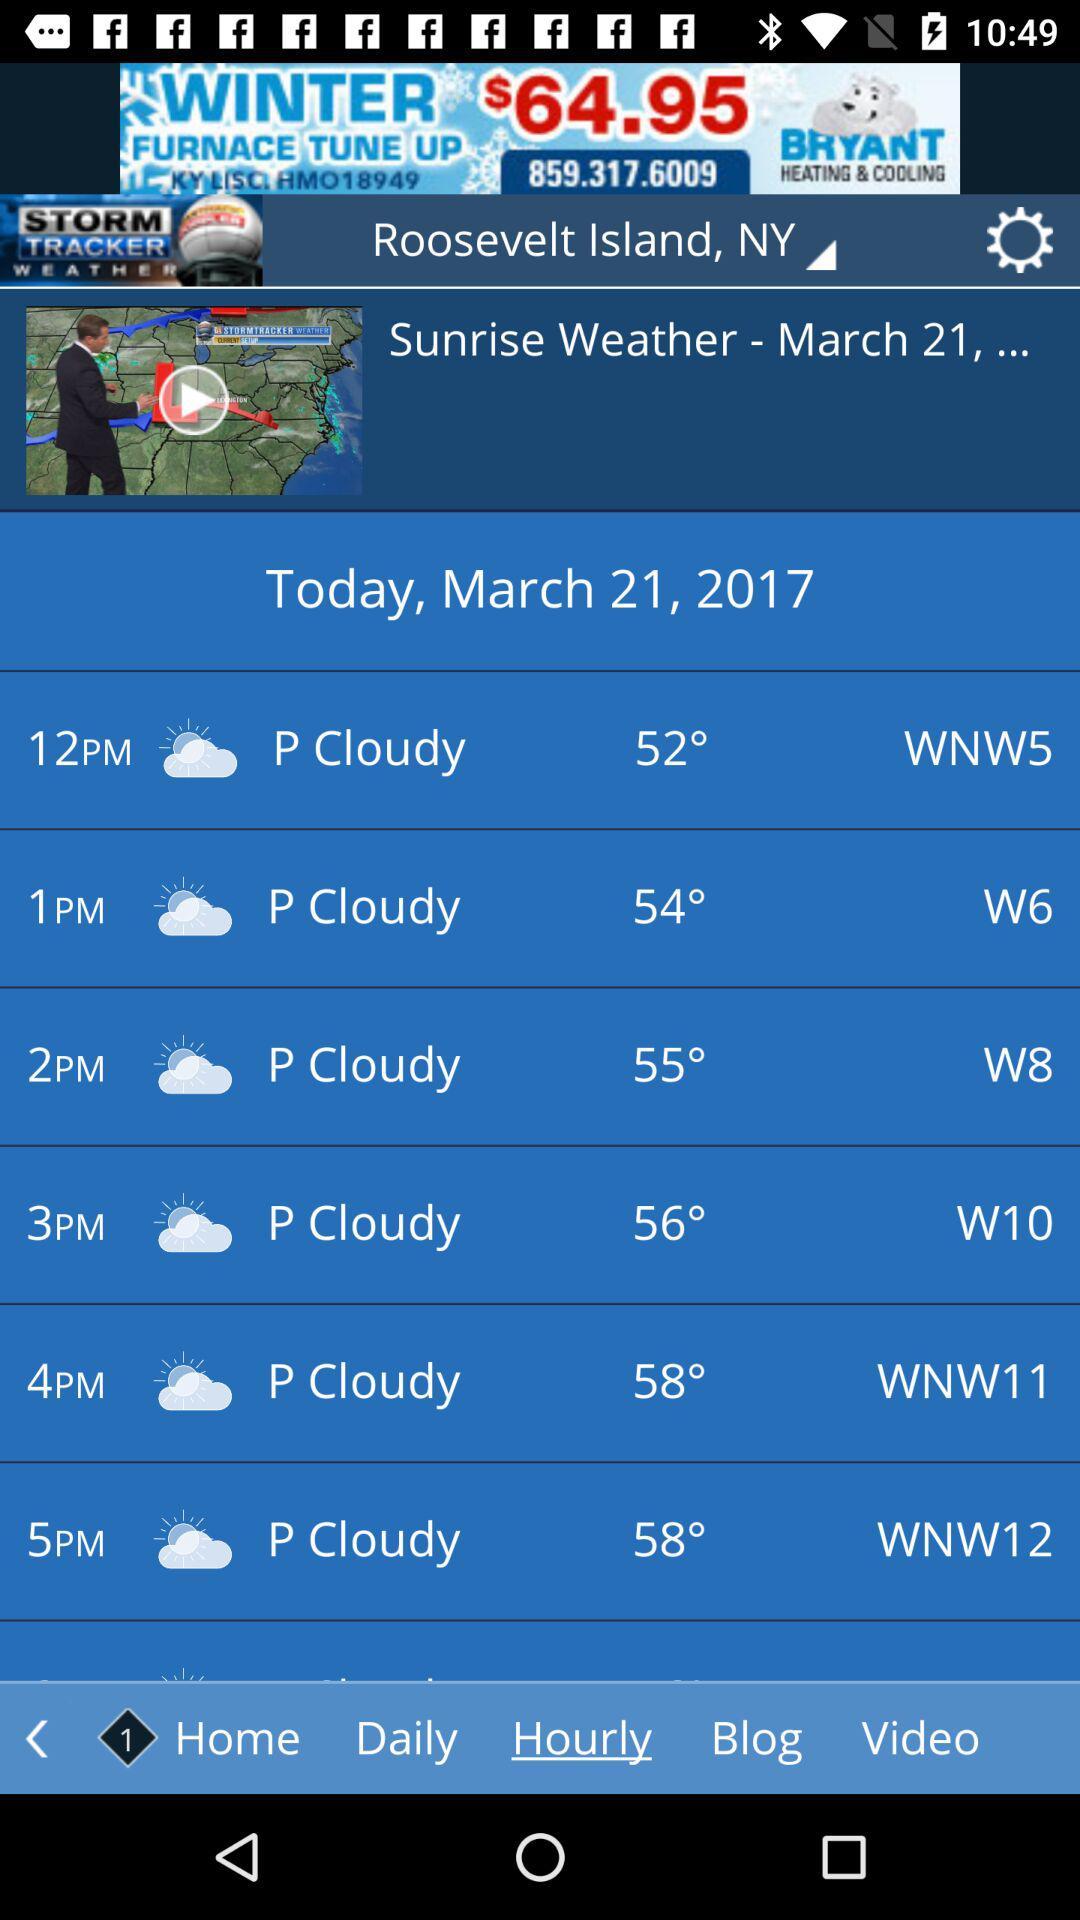 The width and height of the screenshot is (1080, 1920). What do you see at coordinates (131, 240) in the screenshot?
I see `the icon next to the roosevelt island, ny icon` at bounding box center [131, 240].